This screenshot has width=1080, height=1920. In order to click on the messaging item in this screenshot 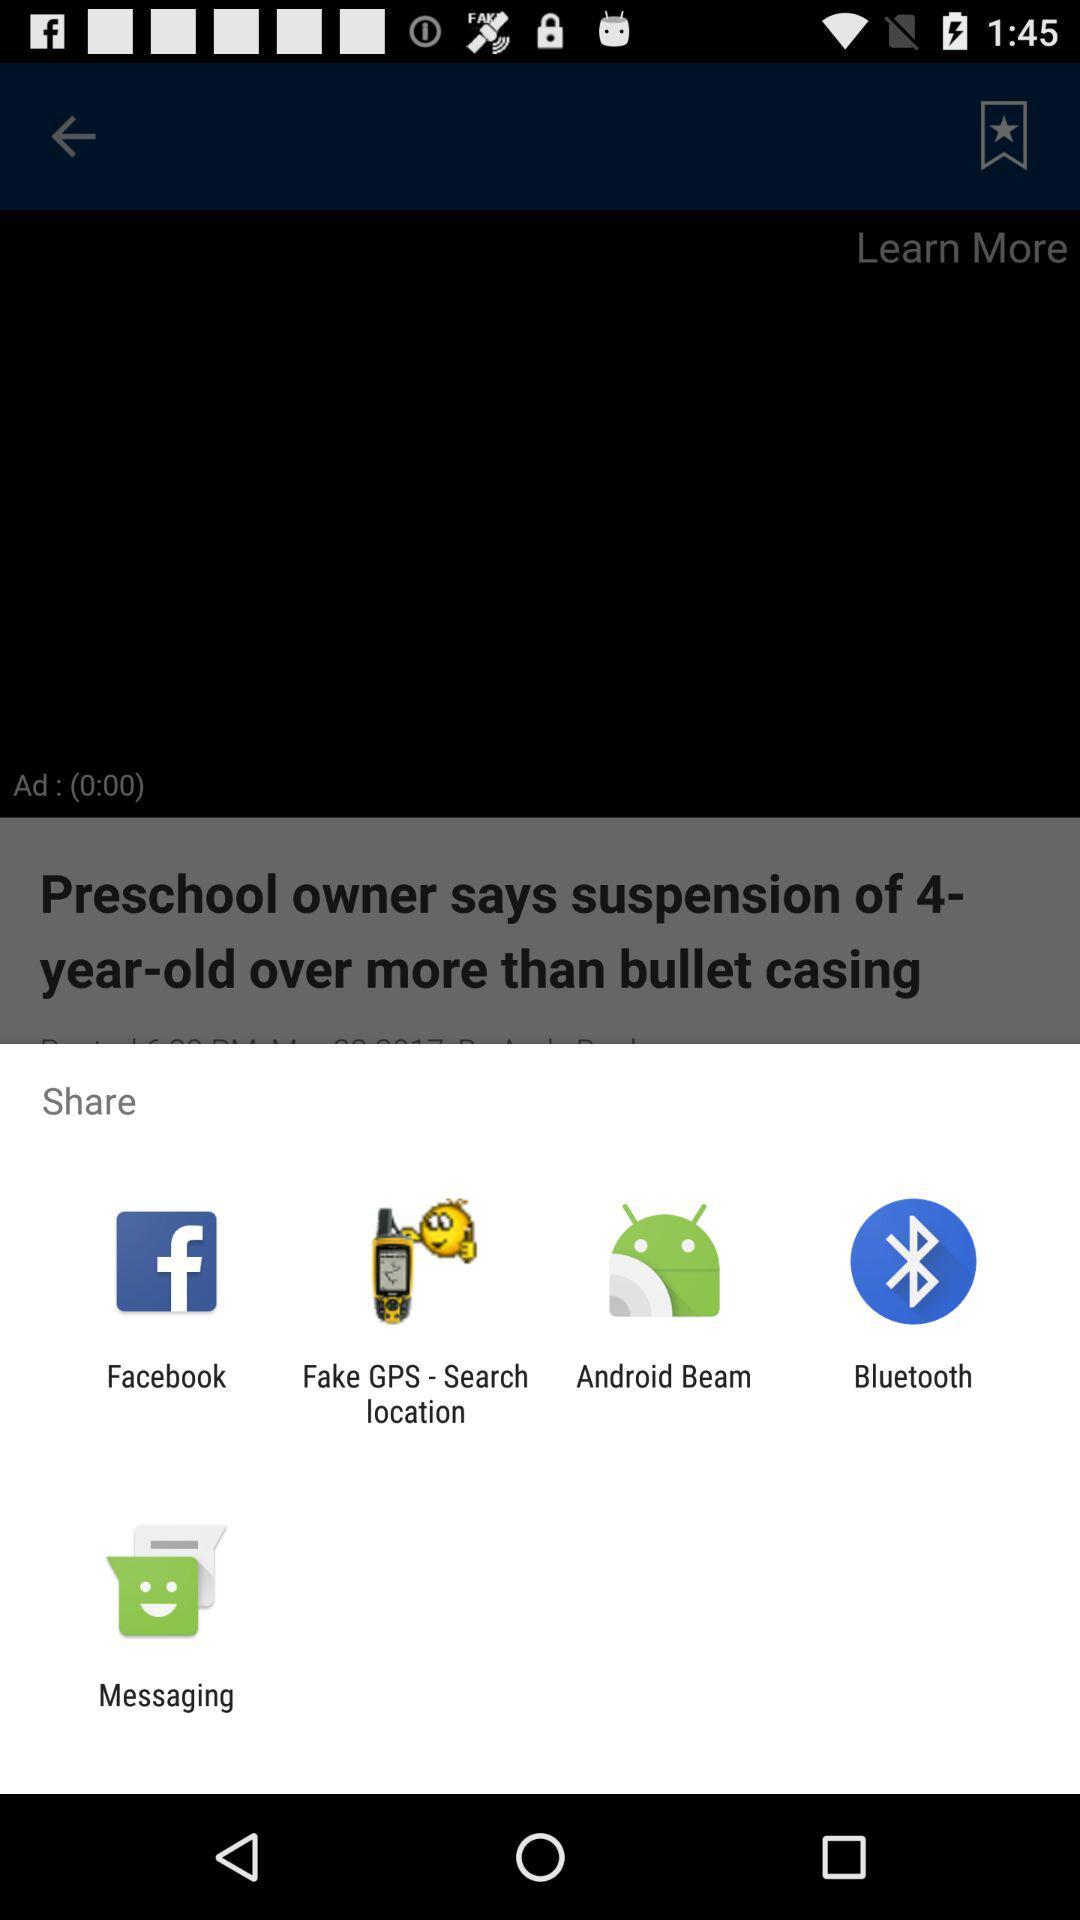, I will do `click(165, 1711)`.